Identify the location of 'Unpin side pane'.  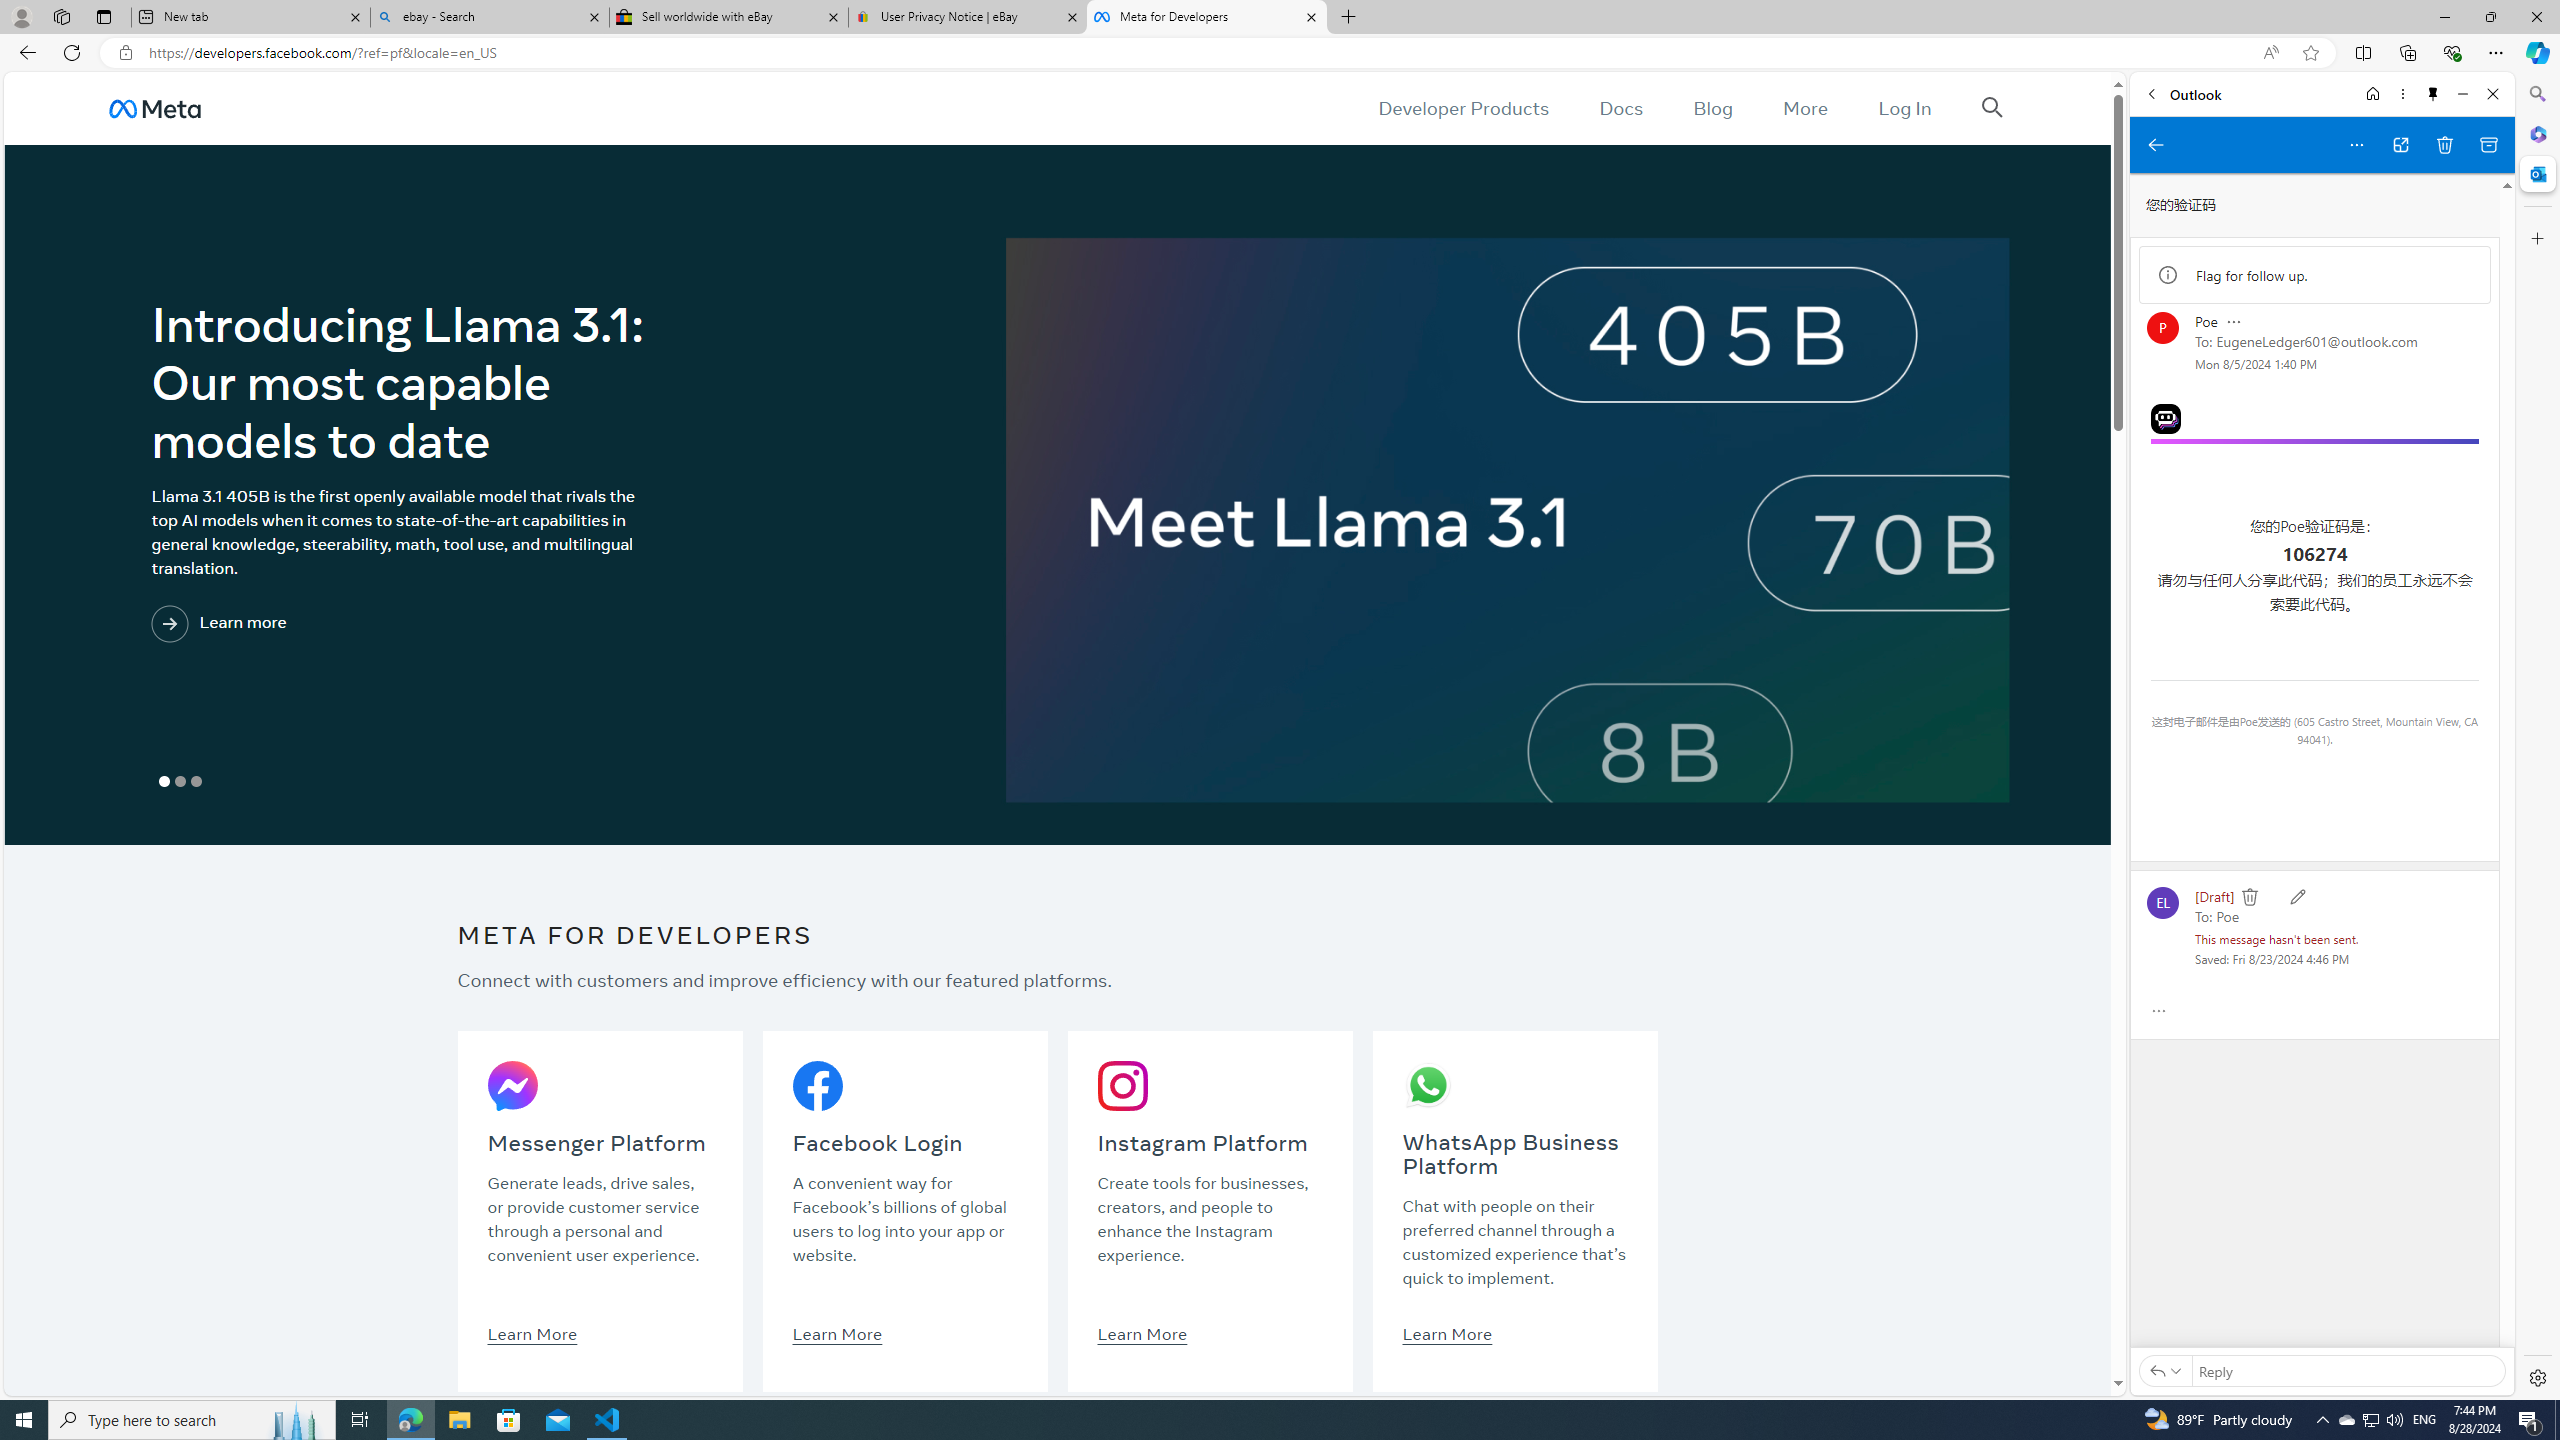
(2433, 93).